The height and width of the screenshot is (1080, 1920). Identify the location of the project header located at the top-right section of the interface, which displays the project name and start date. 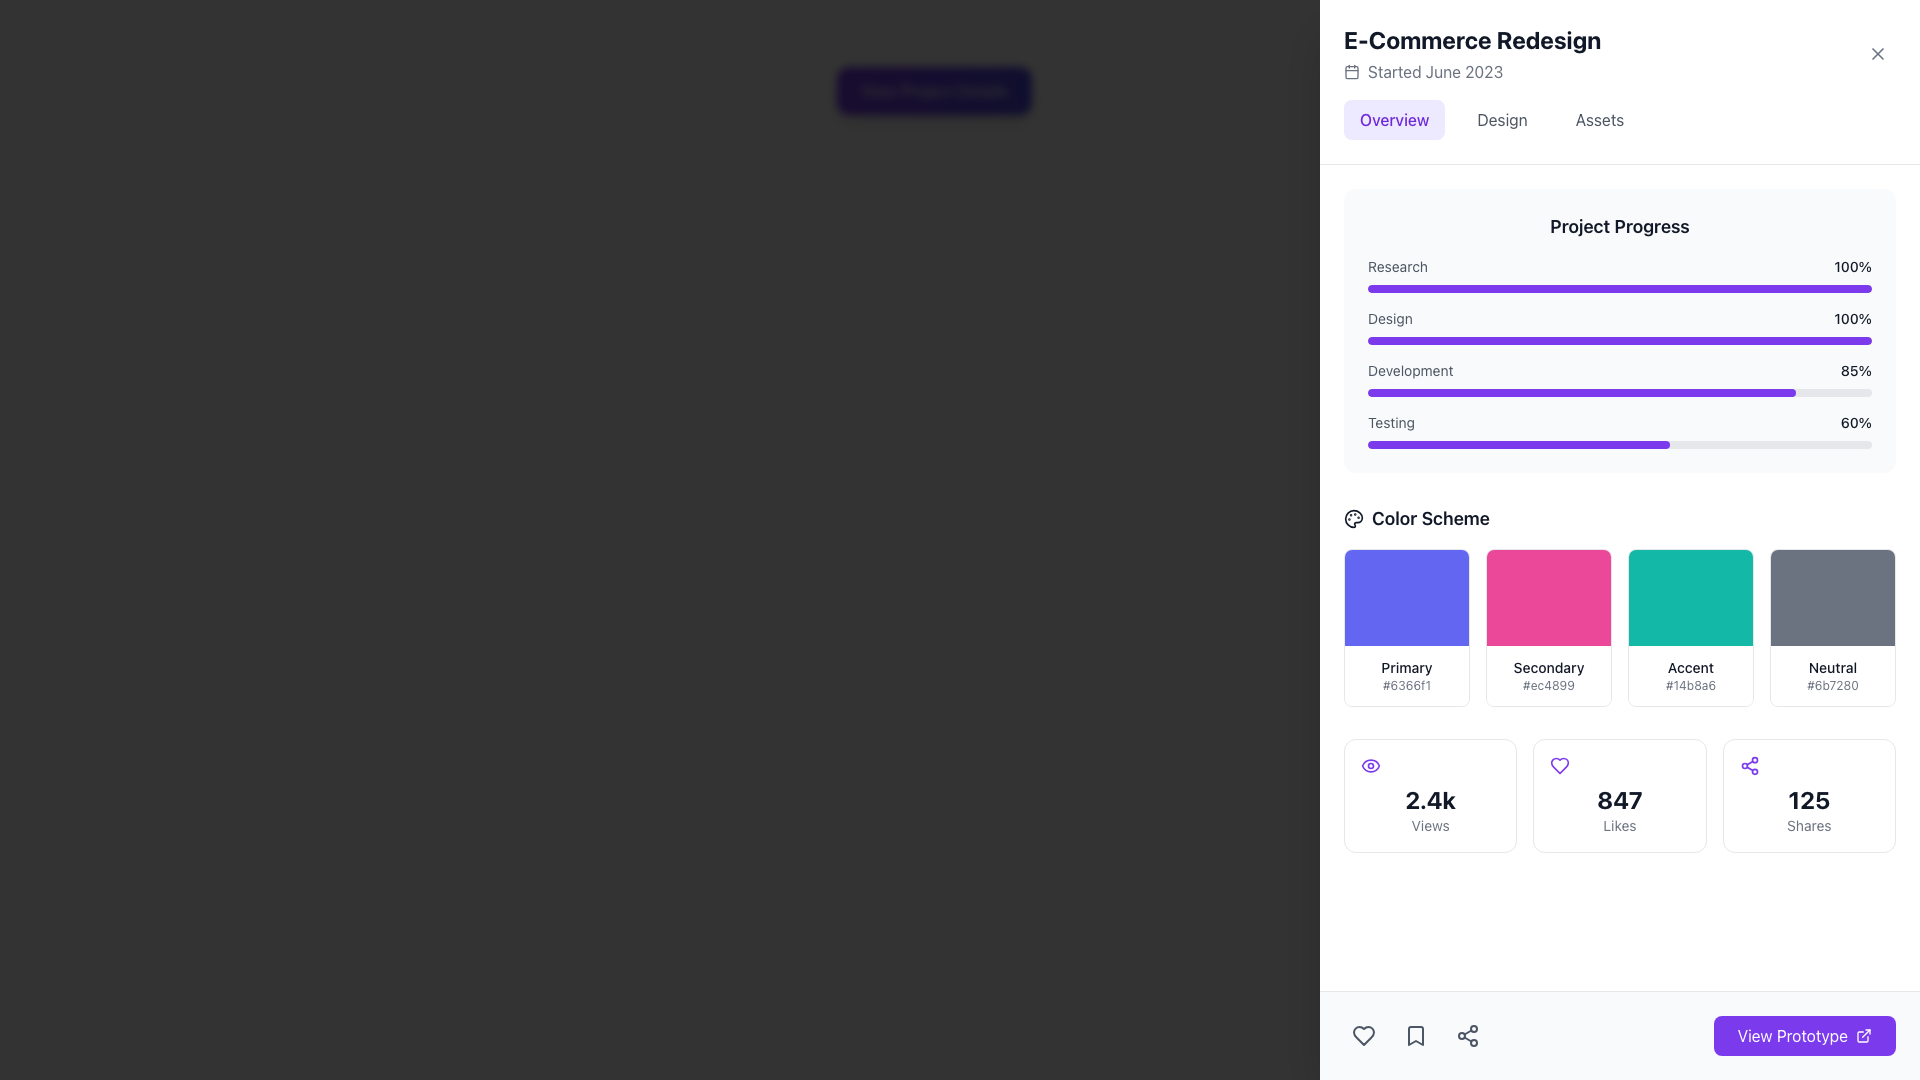
(1472, 53).